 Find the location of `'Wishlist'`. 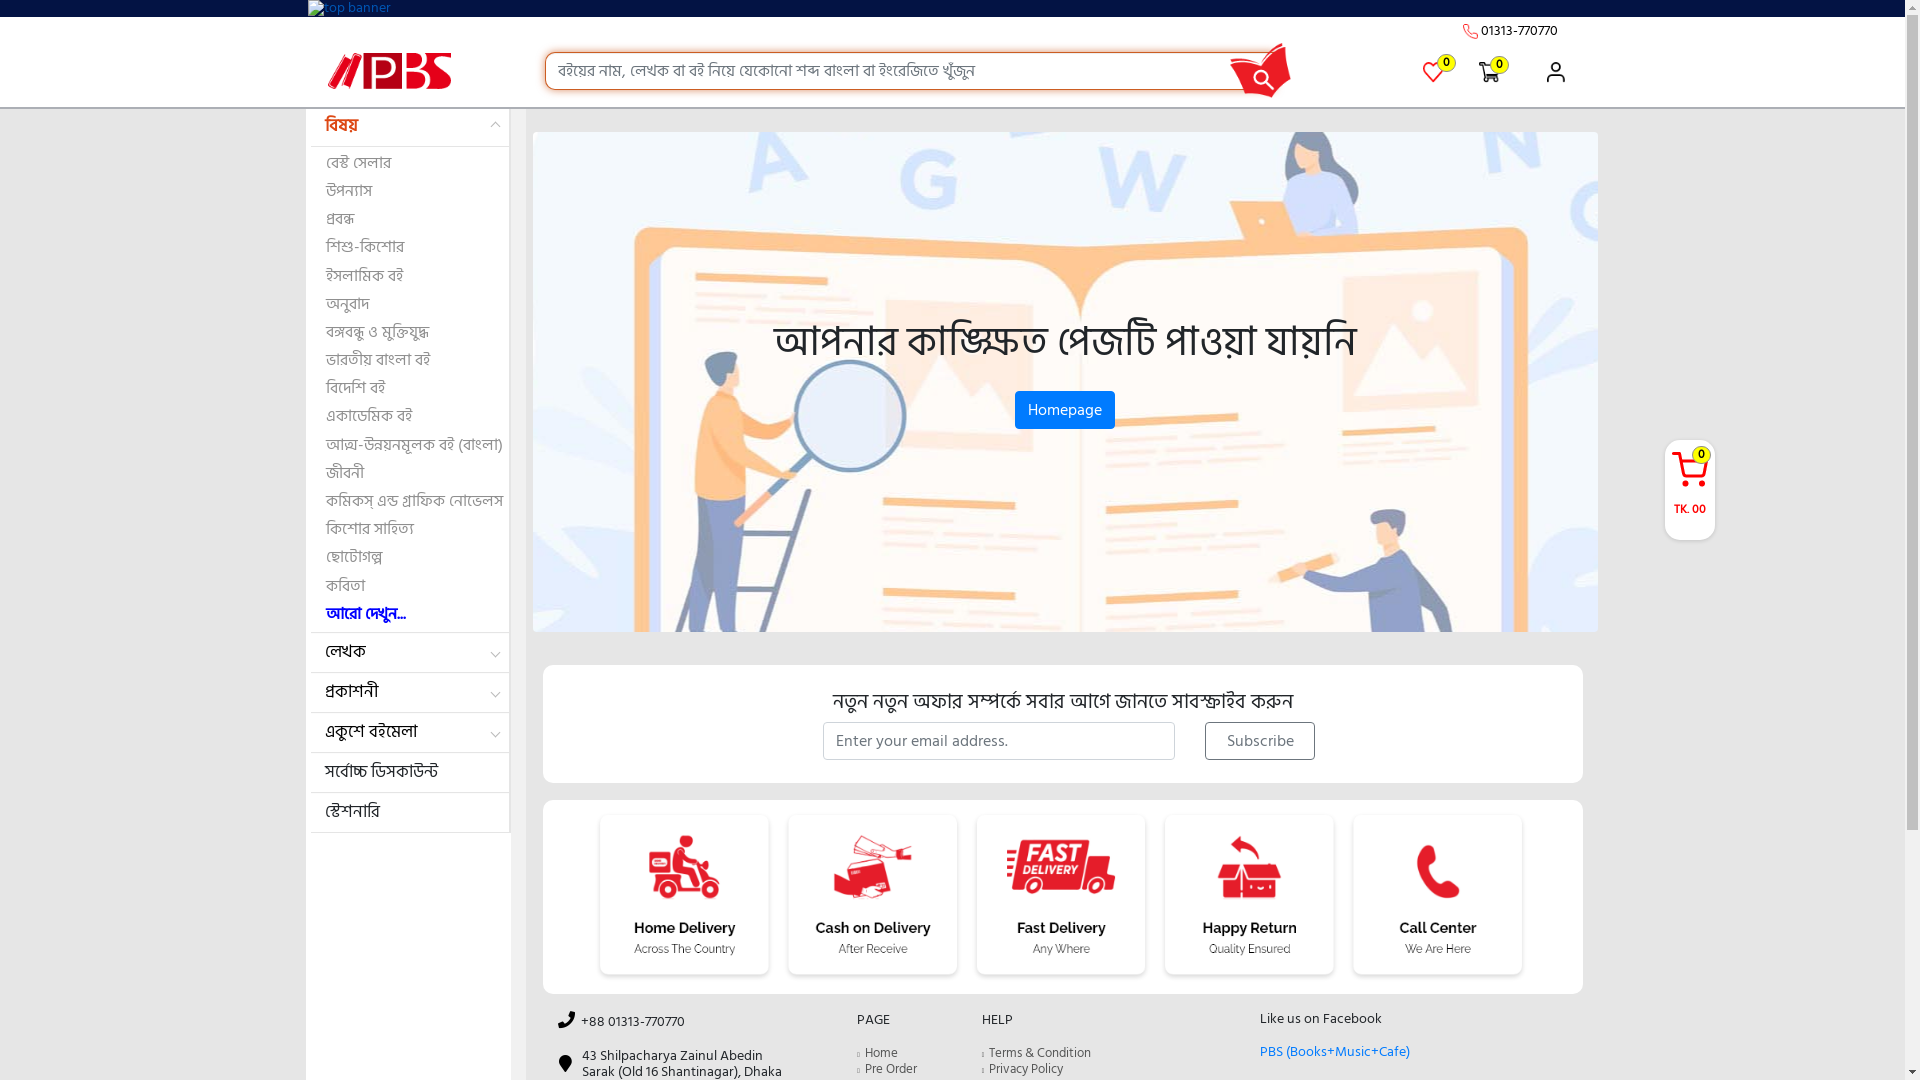

'Wishlist' is located at coordinates (1421, 70).